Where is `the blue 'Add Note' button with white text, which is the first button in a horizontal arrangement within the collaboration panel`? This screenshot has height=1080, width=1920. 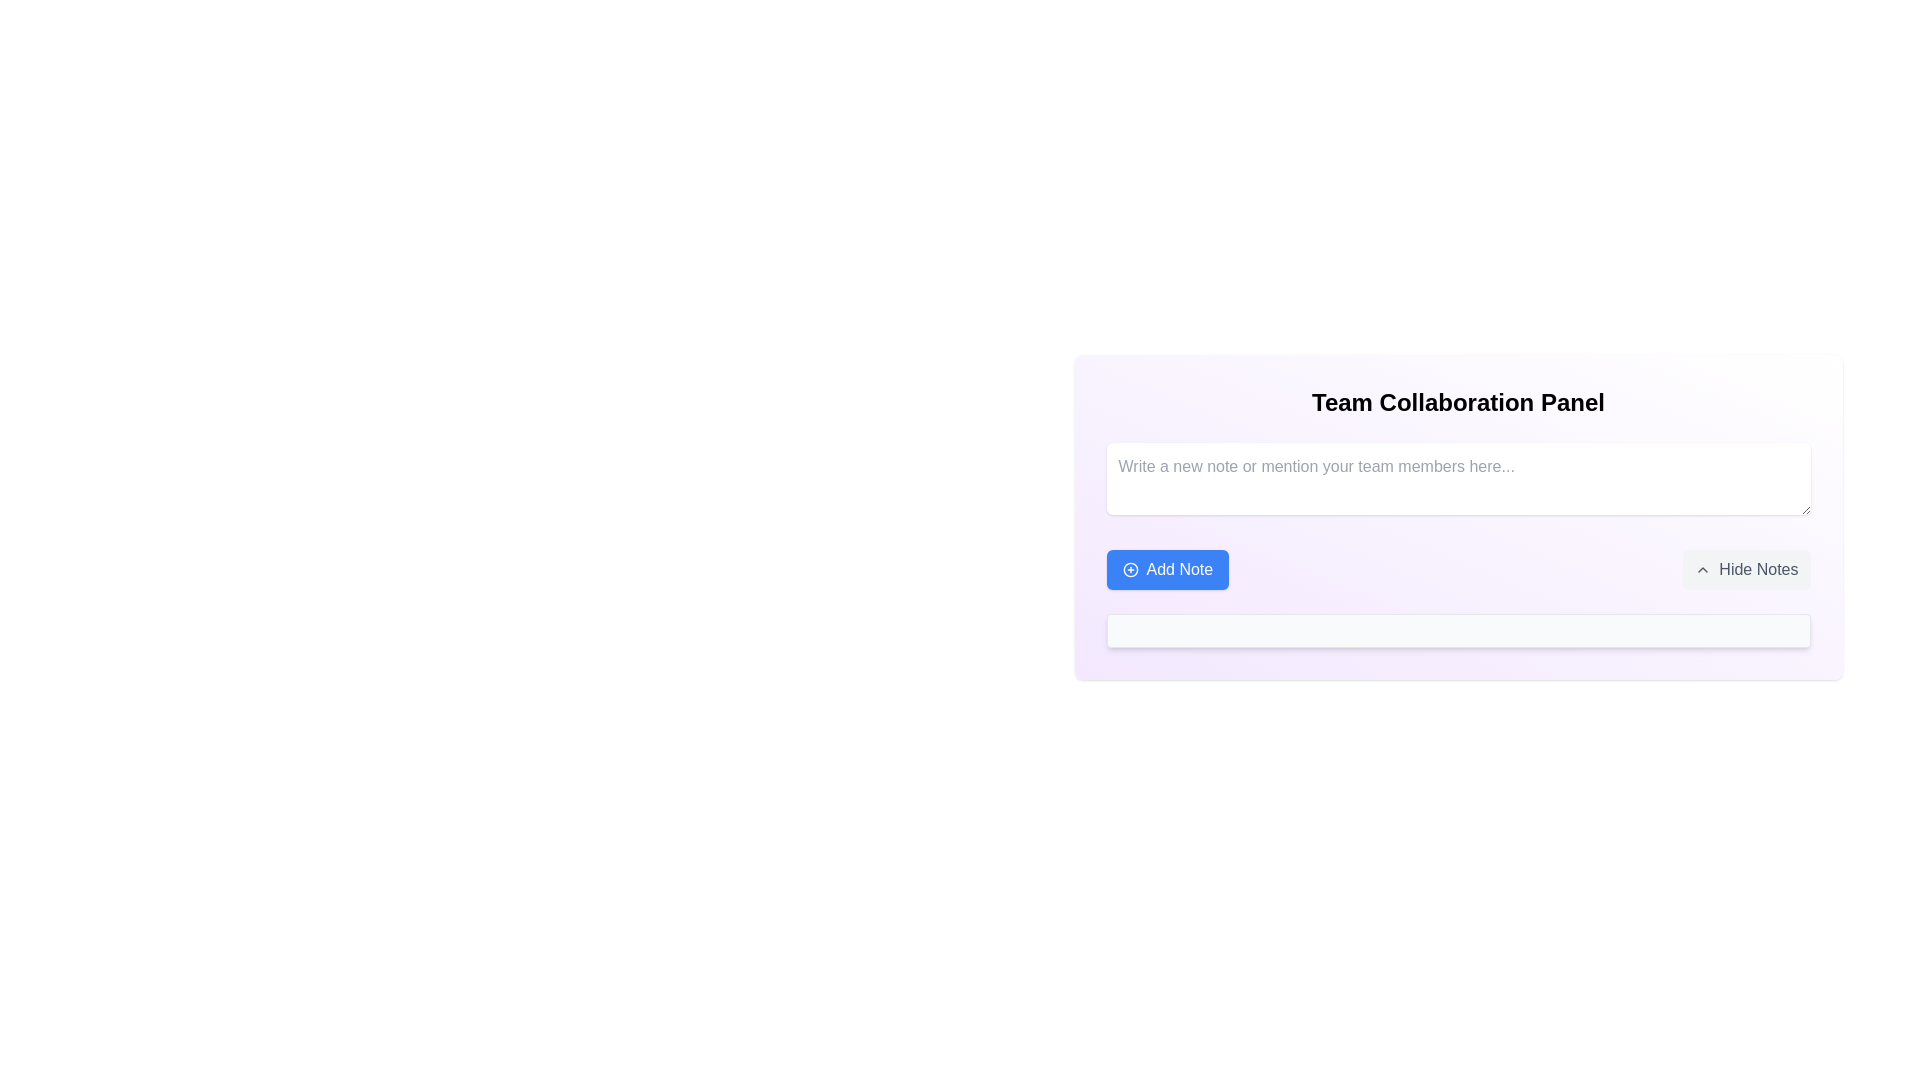 the blue 'Add Note' button with white text, which is the first button in a horizontal arrangement within the collaboration panel is located at coordinates (1167, 570).